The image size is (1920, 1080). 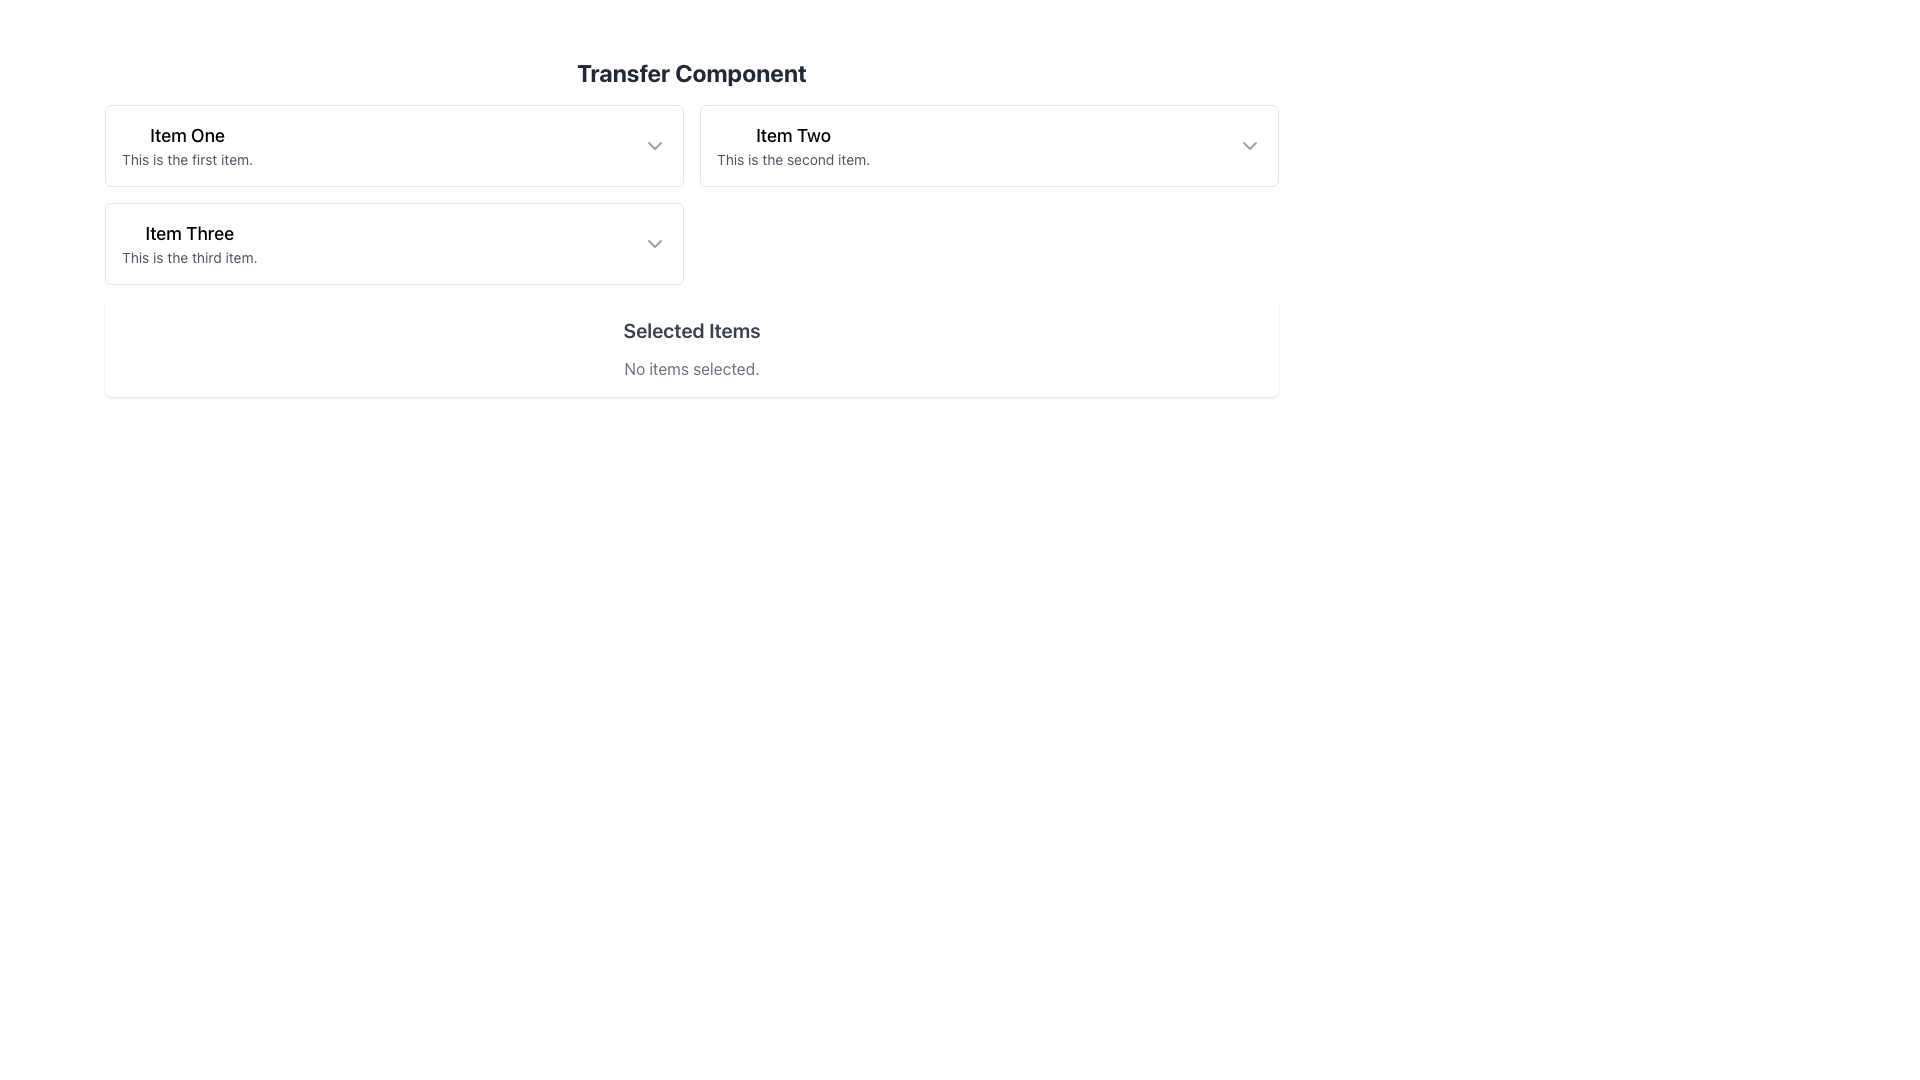 I want to click on the descriptive text 'This is the second item.' located below the title 'Item Two' in the 'Transfer Component' section, so click(x=792, y=158).